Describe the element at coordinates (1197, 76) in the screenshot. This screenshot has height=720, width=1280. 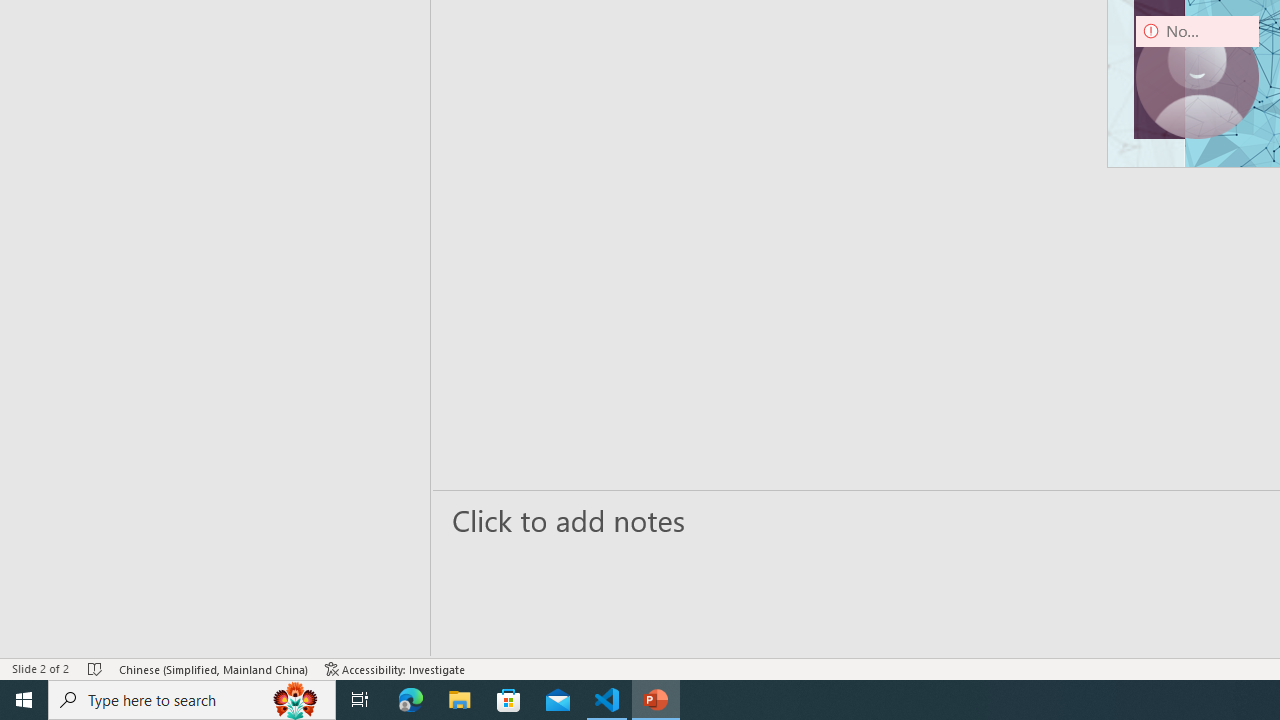
I see `'Camera 9, No camera detected.'` at that location.